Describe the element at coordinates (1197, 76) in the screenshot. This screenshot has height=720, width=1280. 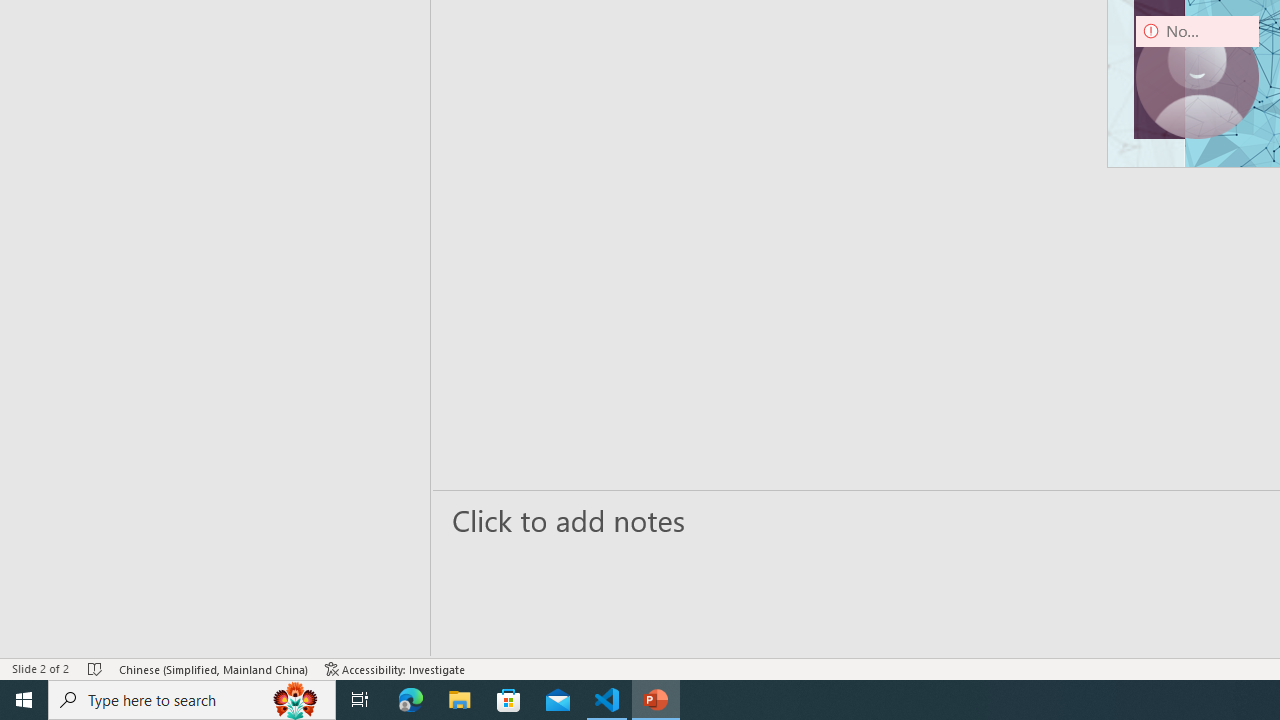
I see `'Camera 9, No camera detected.'` at that location.